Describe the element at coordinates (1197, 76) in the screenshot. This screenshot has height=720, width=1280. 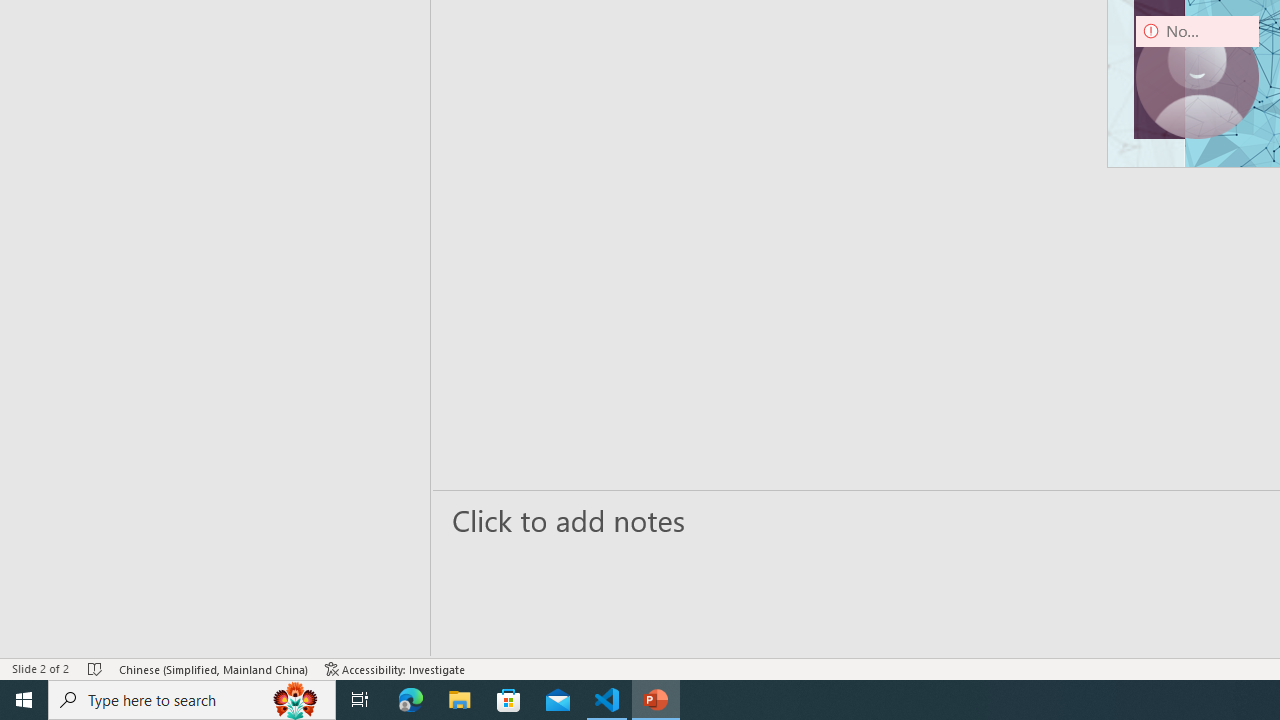
I see `'Camera 9, No camera detected.'` at that location.